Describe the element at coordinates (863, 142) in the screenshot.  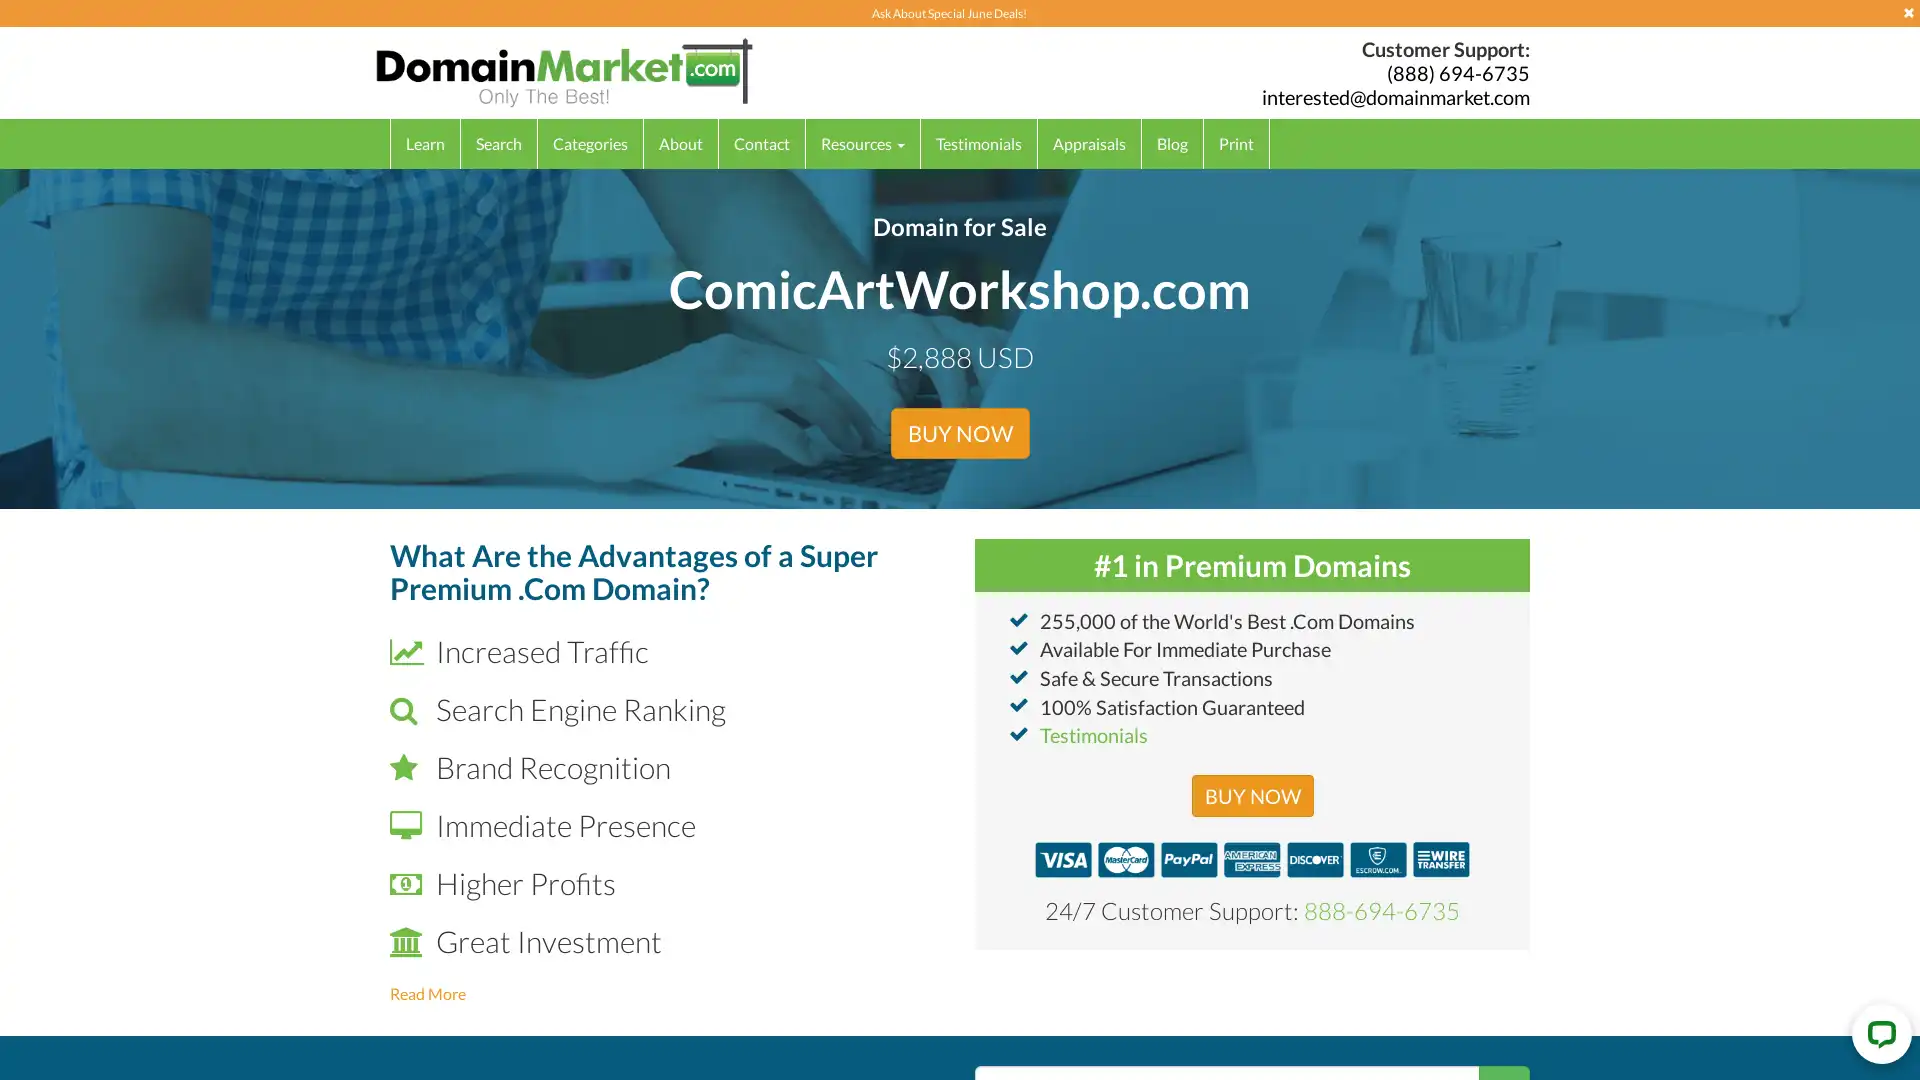
I see `Resources` at that location.